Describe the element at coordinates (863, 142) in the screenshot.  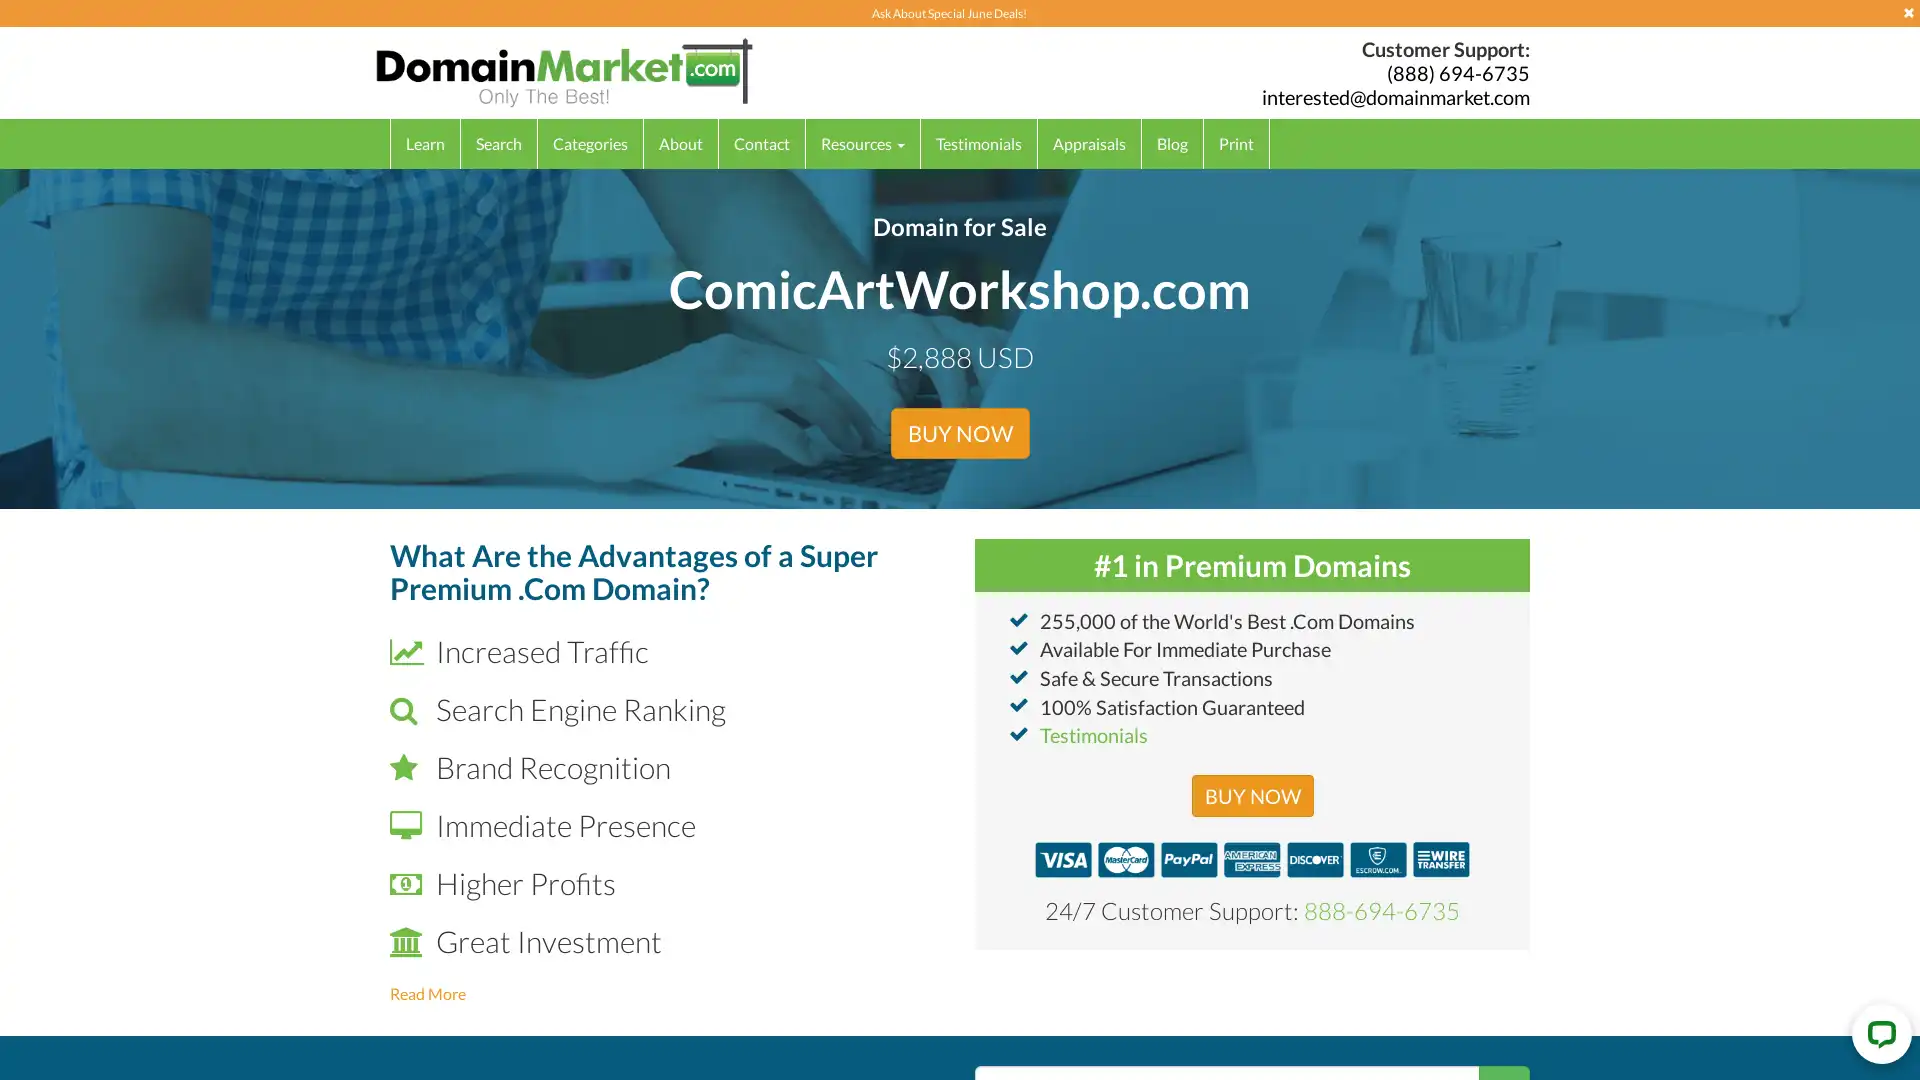
I see `Resources` at that location.